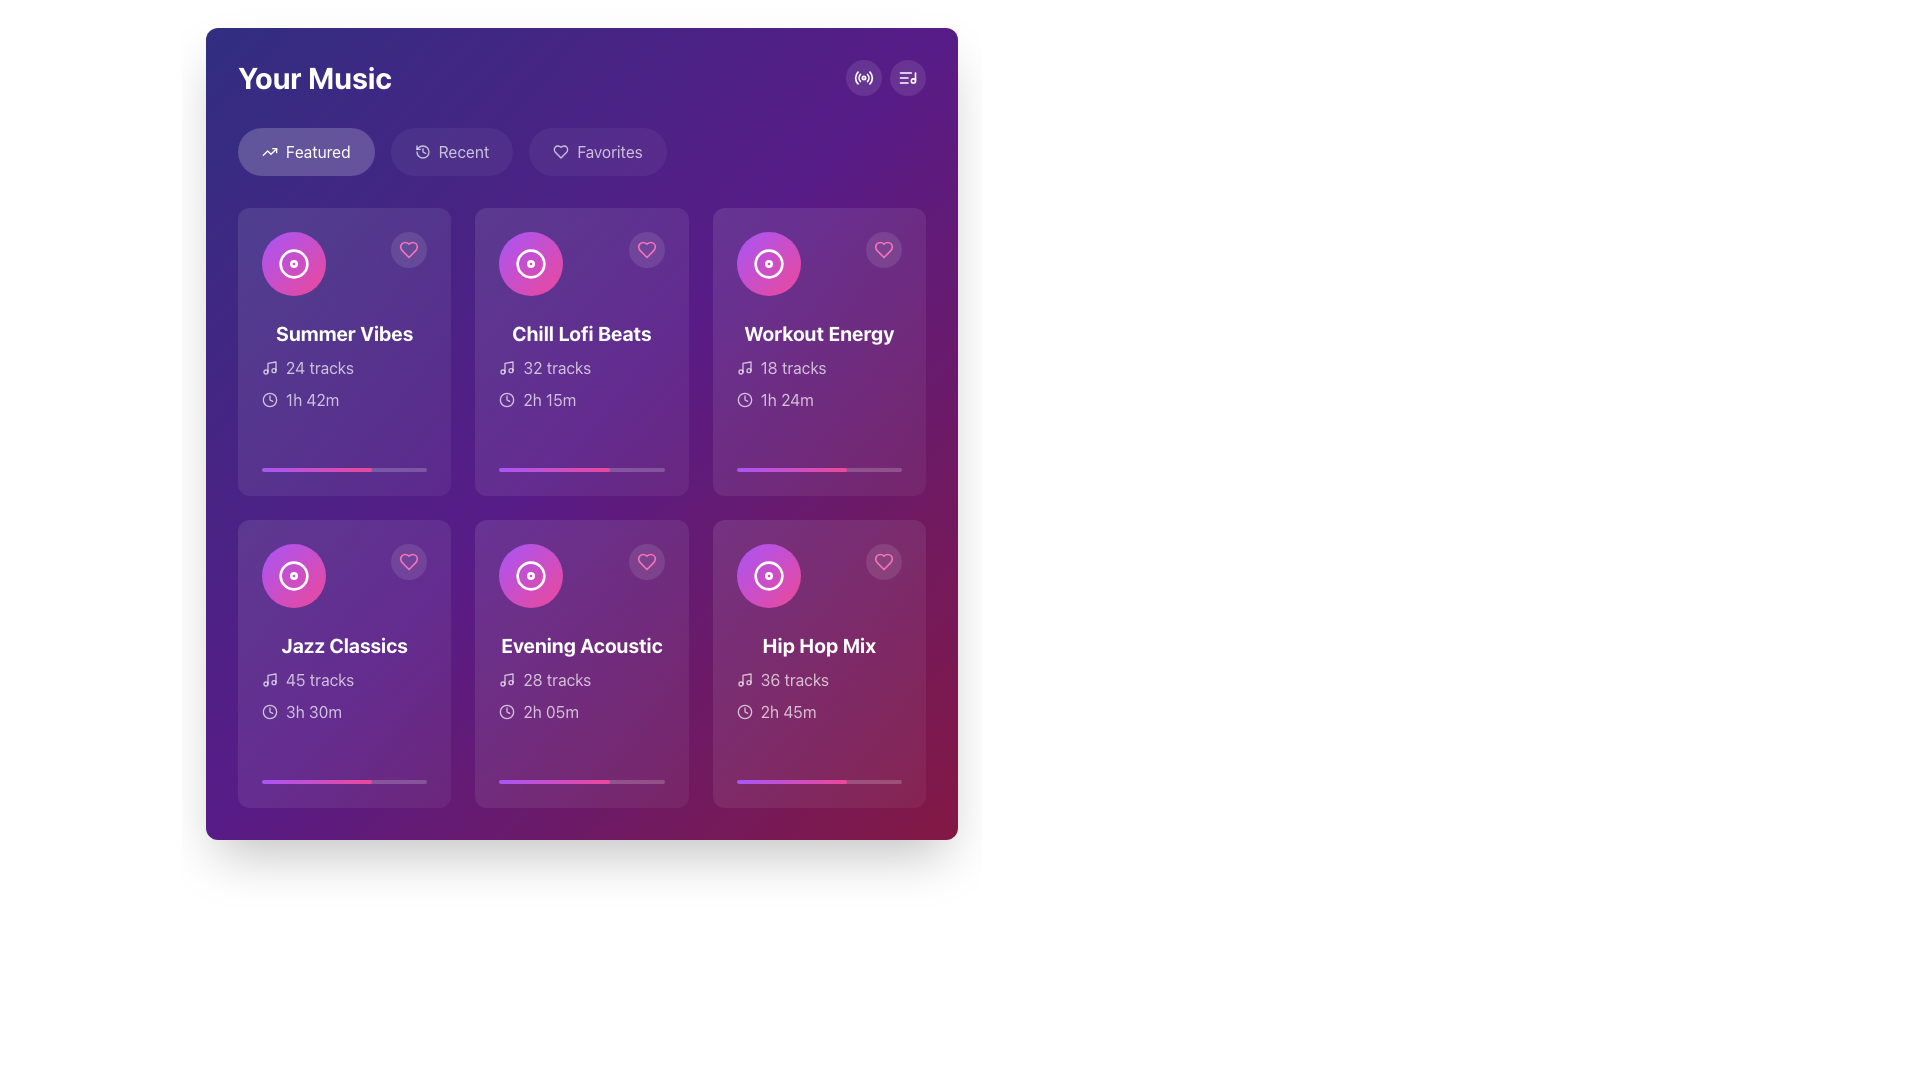 This screenshot has height=1080, width=1920. Describe the element at coordinates (344, 645) in the screenshot. I see `the 'Jazz Classics' text label, which is bold, large-sized, and white on a purple background, located in the second row and first column of the music category grid` at that location.